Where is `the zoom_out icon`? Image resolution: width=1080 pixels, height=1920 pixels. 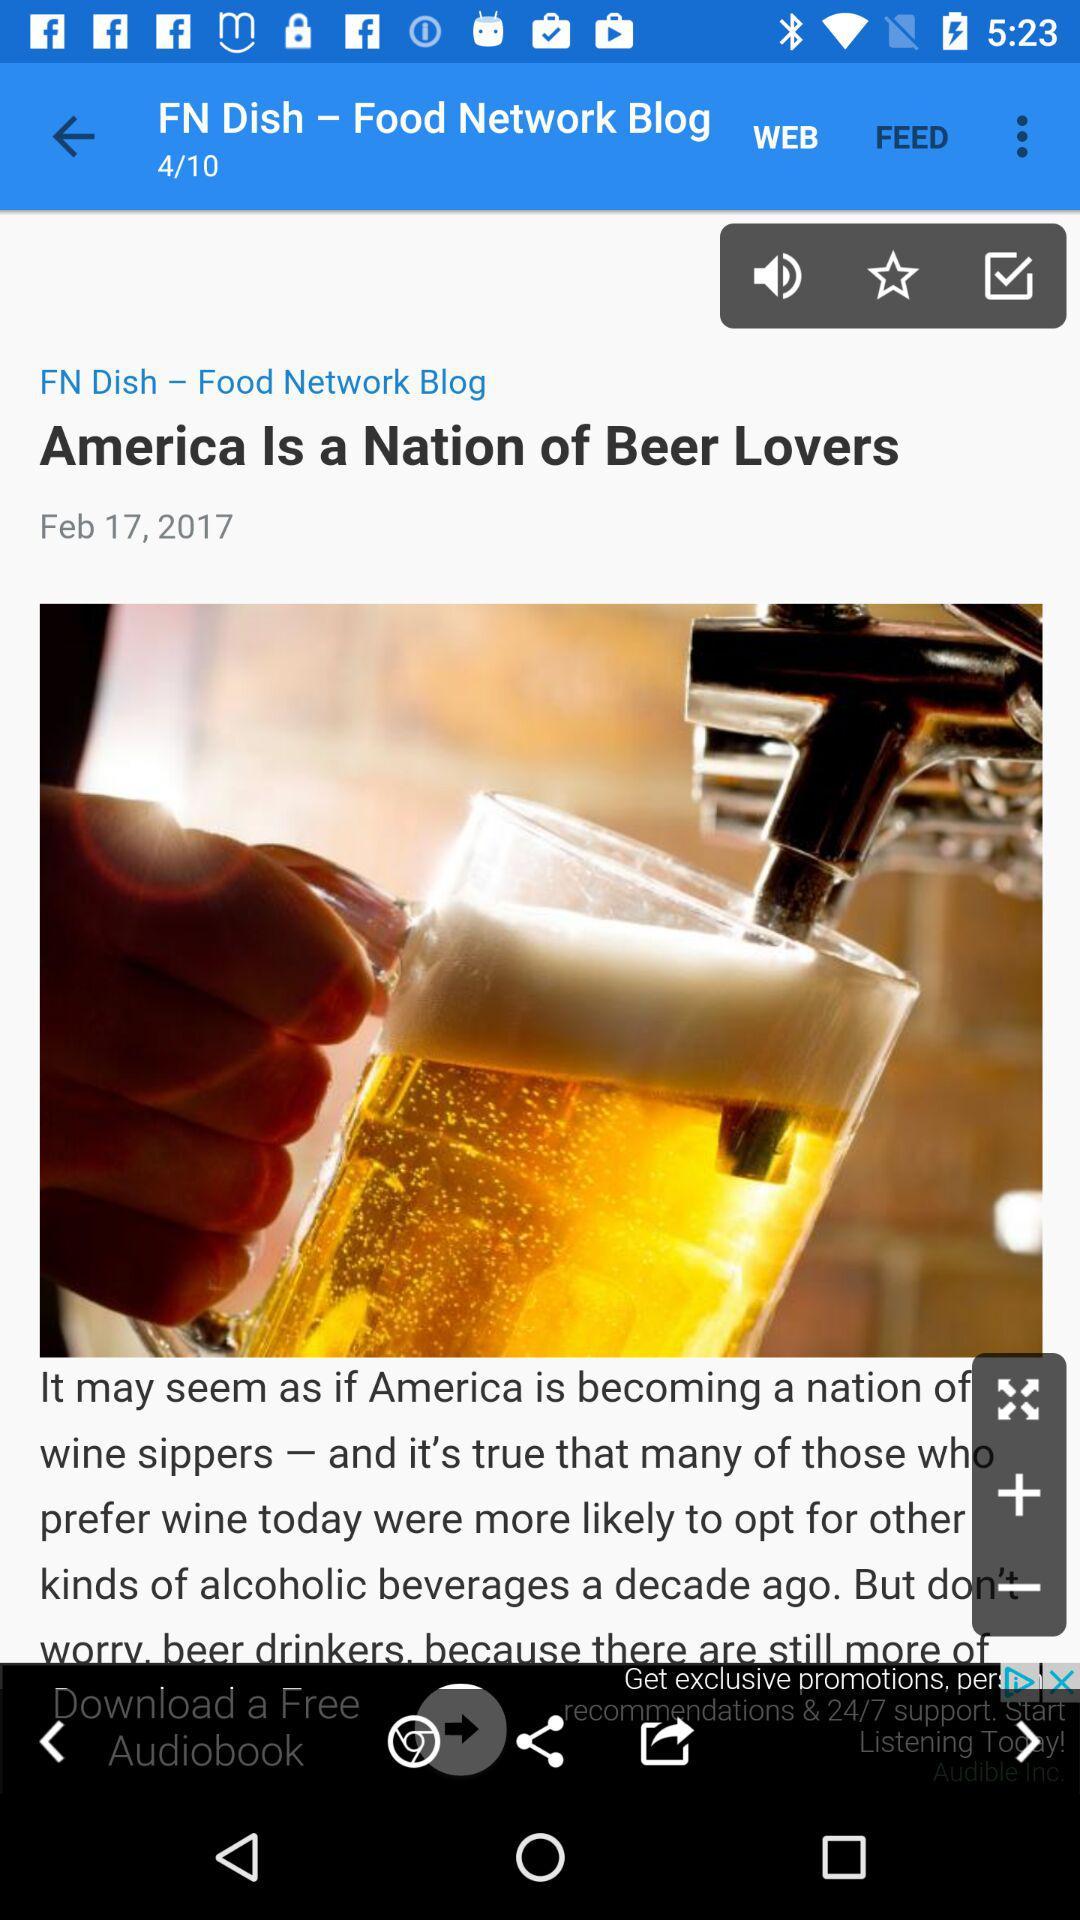
the zoom_out icon is located at coordinates (1019, 1588).